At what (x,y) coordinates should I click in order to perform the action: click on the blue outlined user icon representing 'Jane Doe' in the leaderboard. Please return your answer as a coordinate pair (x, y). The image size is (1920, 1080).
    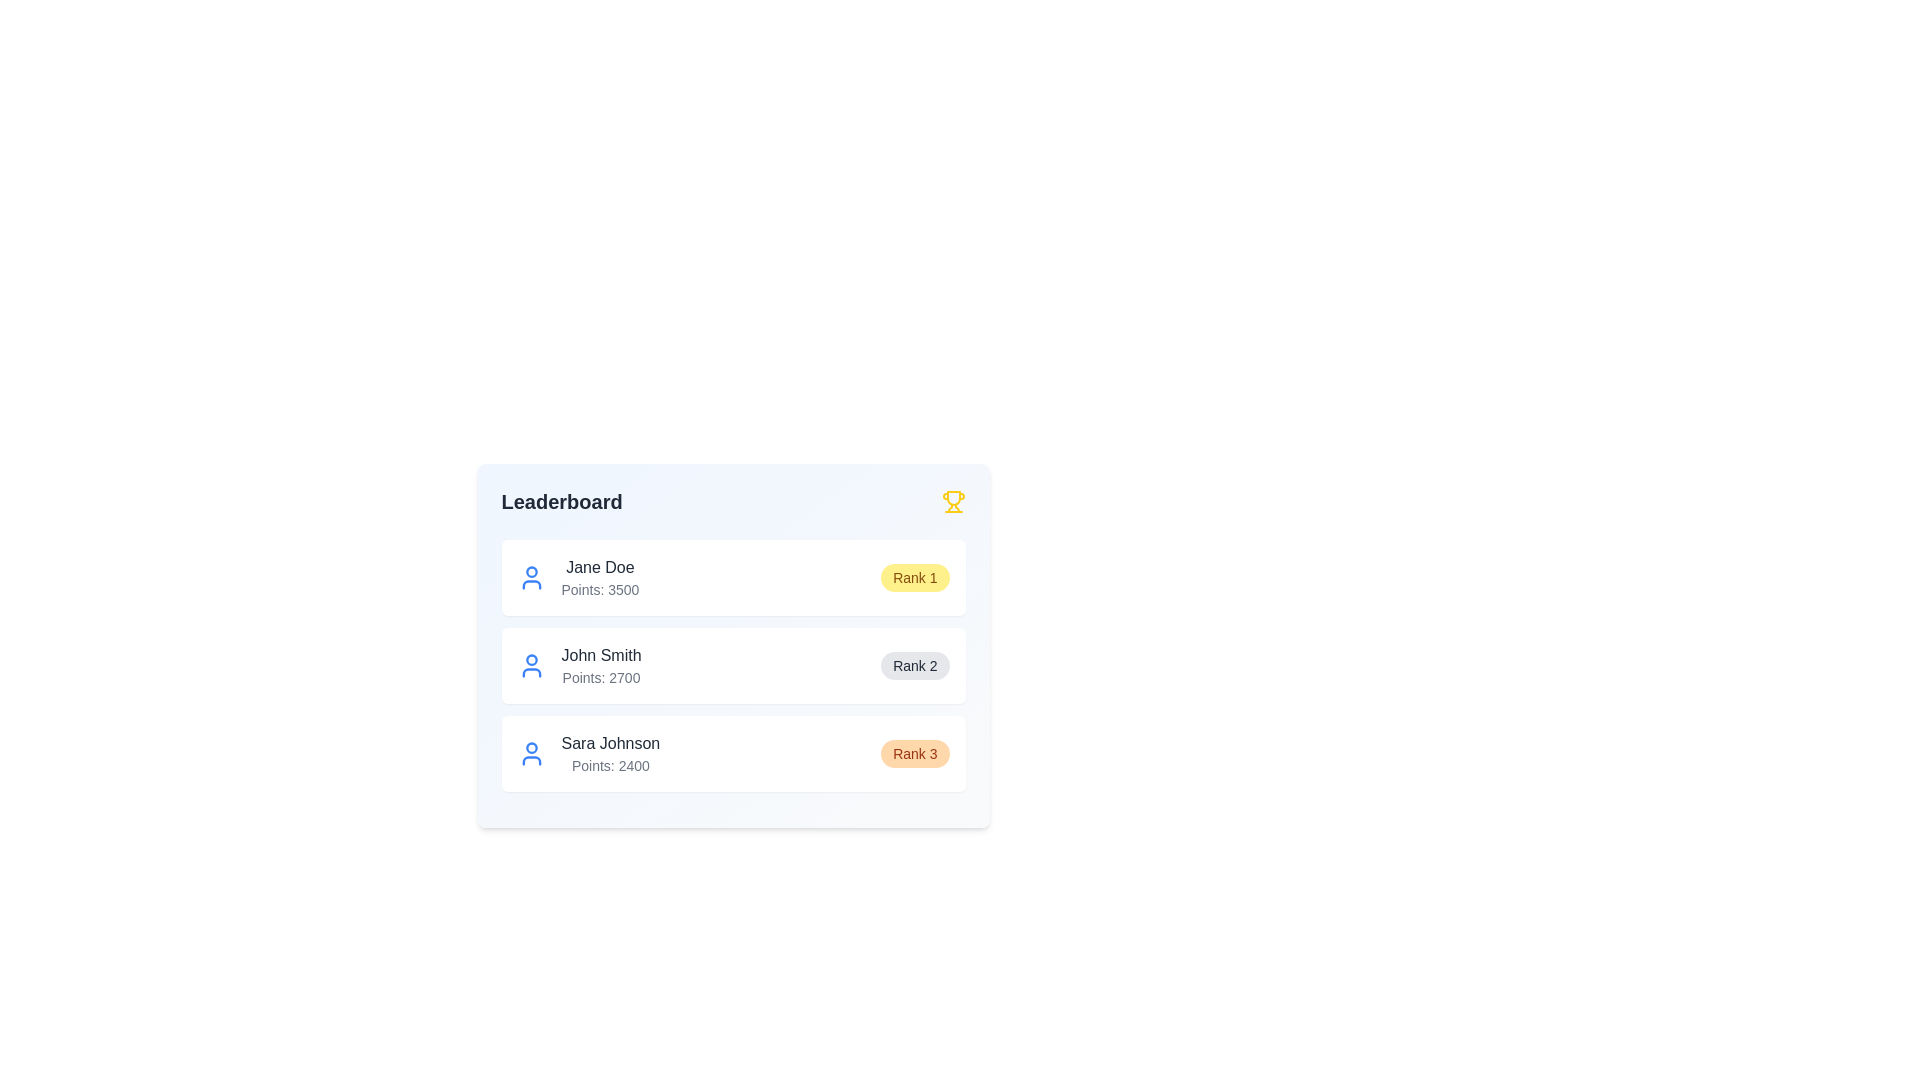
    Looking at the image, I should click on (531, 578).